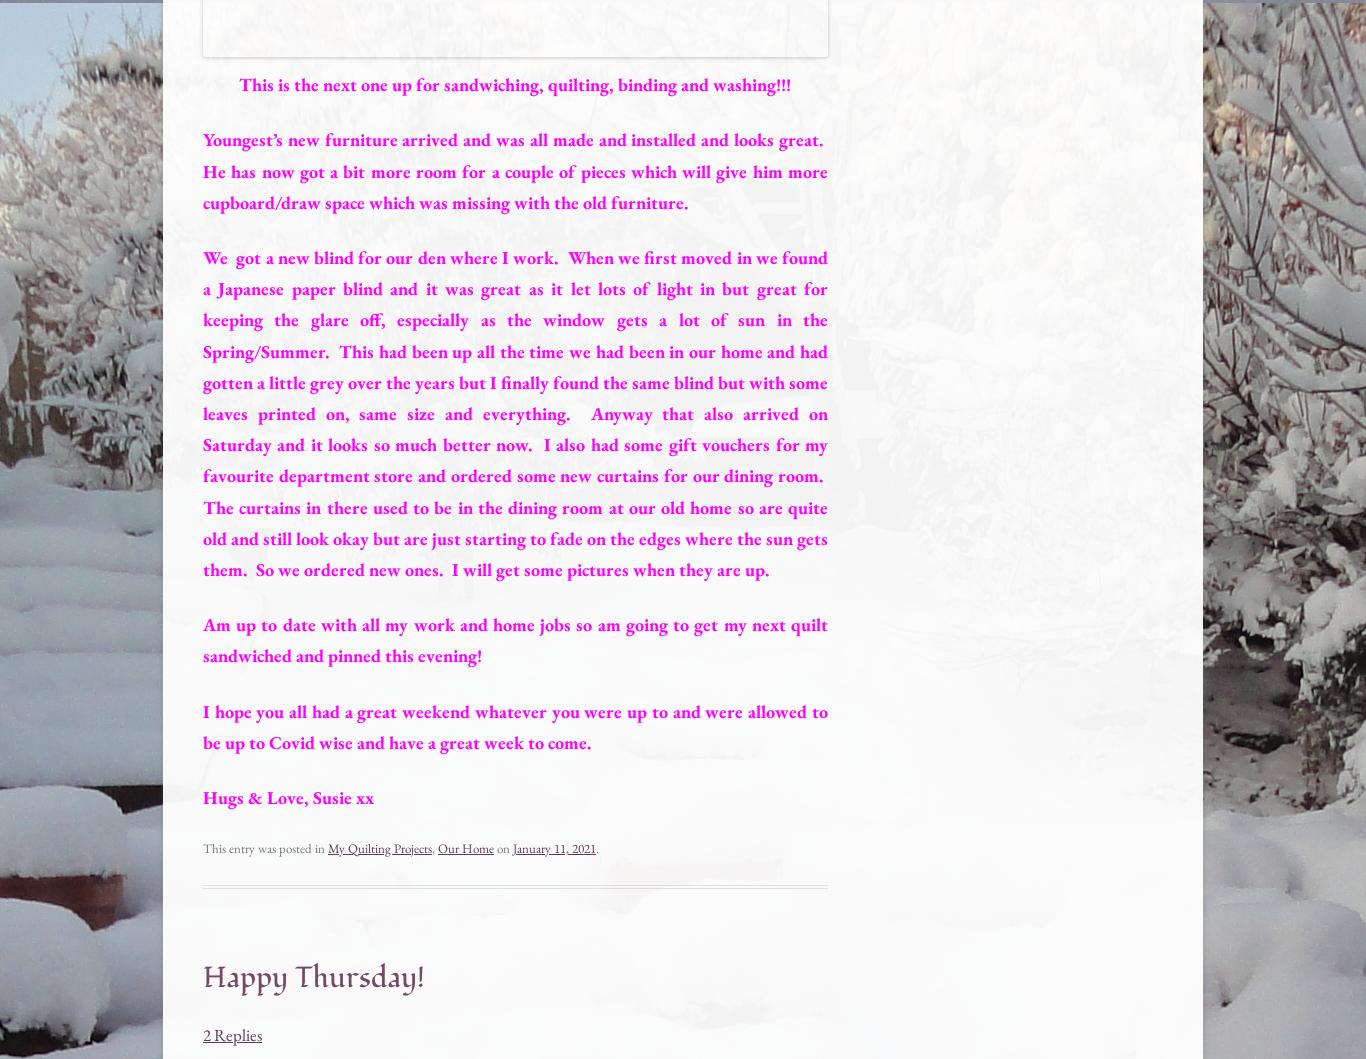  Describe the element at coordinates (515, 412) in the screenshot. I see `'We  got a new blind for our den where I work.  When we first moved in we found a Japanese paper blind and it was great as it let lots of light in but great for keeping the glare off, especially as the window gets a lot of sun in the Spring/Summer.  This had been up all the time we had been in our home and had gotten a little grey over the years but I finally found the same blind but with some leaves printed on, same size and everything.  Anyway that also arrived on Saturday and it looks so much better now.  I also had some gift vouchers for my favourite department store and ordered some new curtains for our dining room.  The curtains in there used to be in the dining room at our old home so are quite old and still look okay but are just starting to fade on the edges where the sun gets them.  So we ordered new ones.  I will get some pictures when they are up.'` at that location.